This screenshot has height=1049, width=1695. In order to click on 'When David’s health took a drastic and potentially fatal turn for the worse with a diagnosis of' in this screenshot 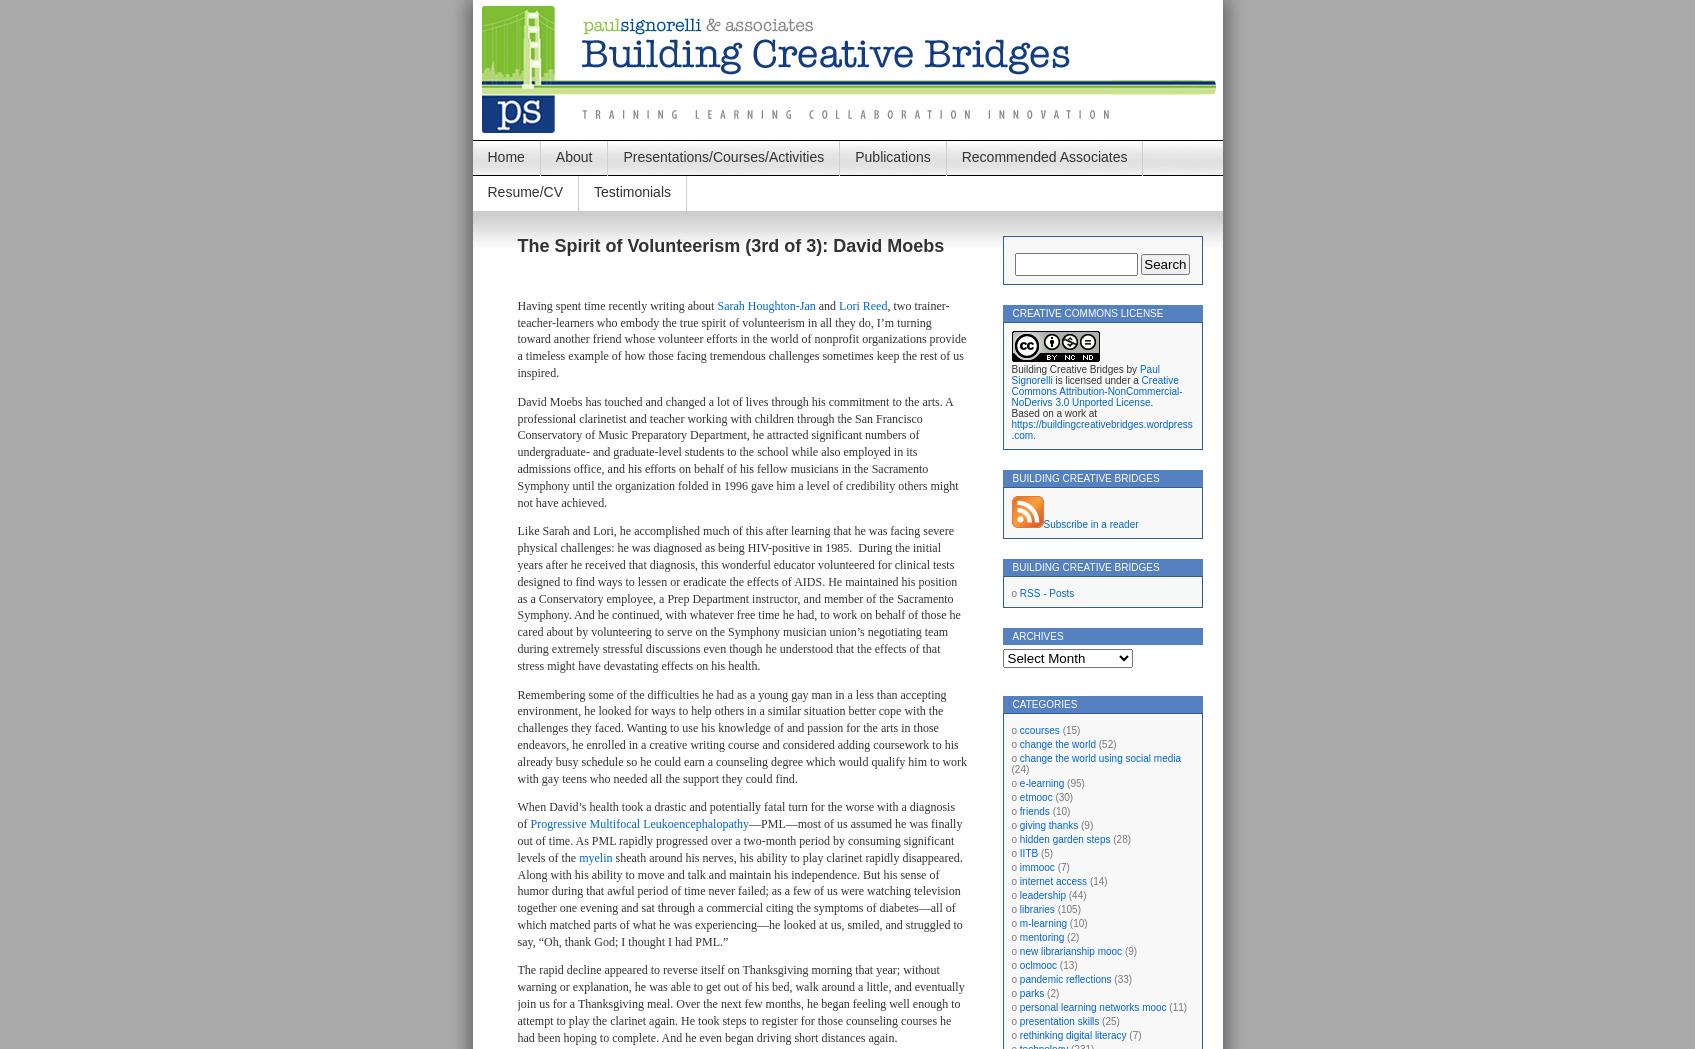, I will do `click(734, 814)`.